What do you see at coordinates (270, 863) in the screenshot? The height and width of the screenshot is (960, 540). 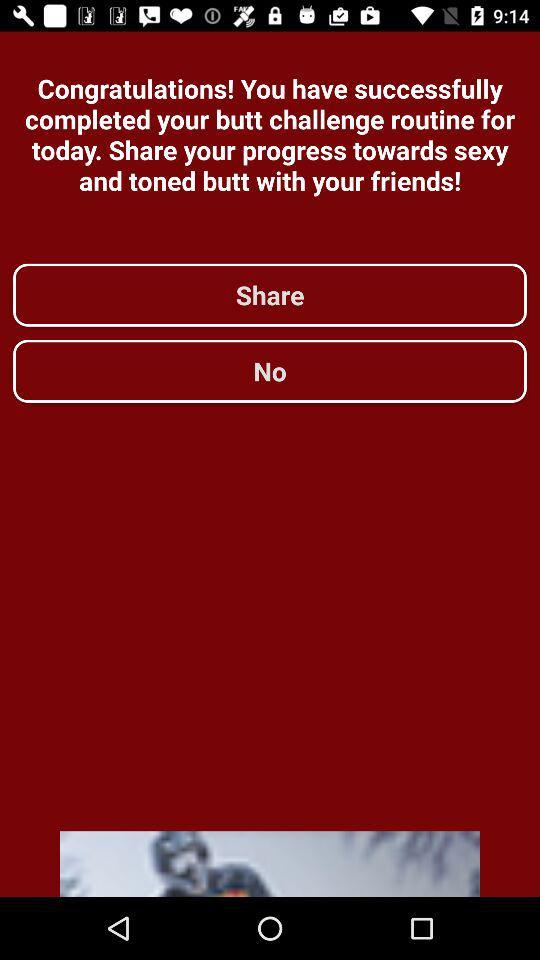 I see `advertisement banner` at bounding box center [270, 863].